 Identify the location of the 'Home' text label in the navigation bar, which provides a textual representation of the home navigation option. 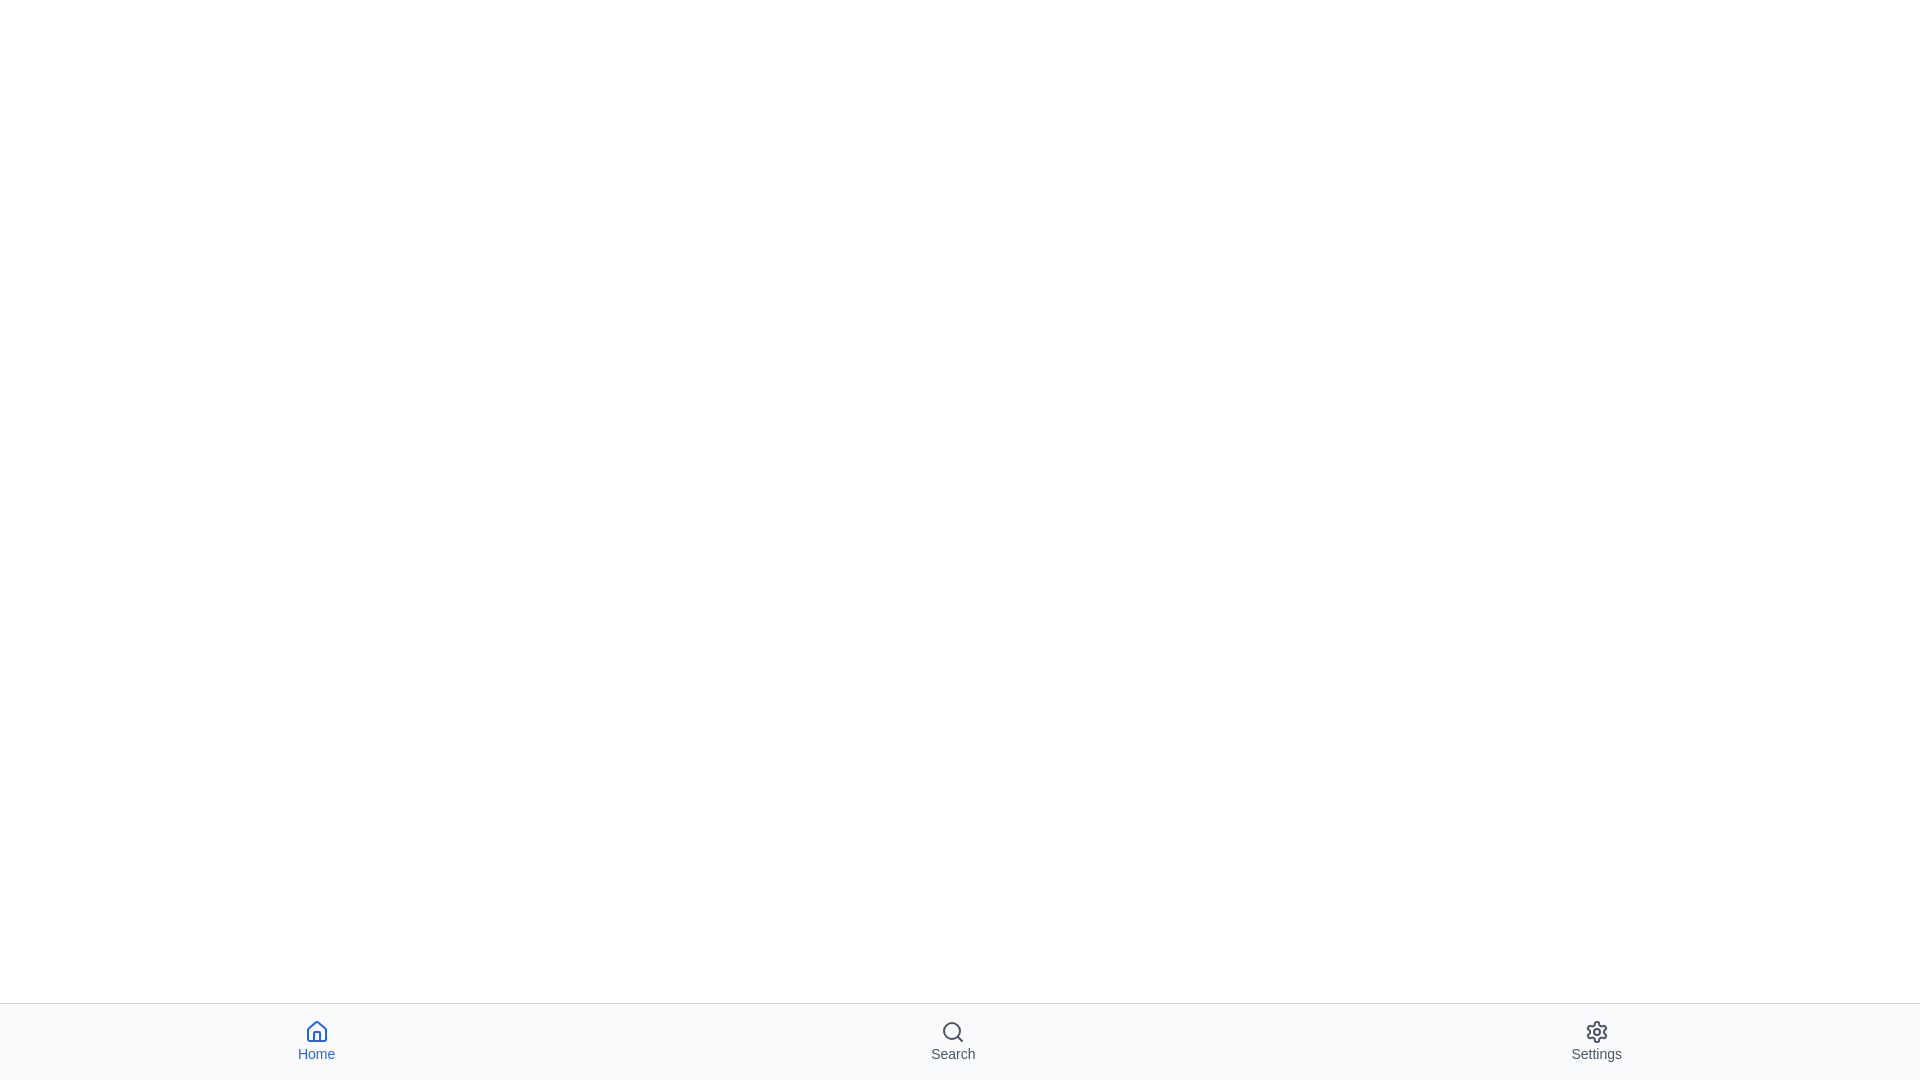
(315, 1052).